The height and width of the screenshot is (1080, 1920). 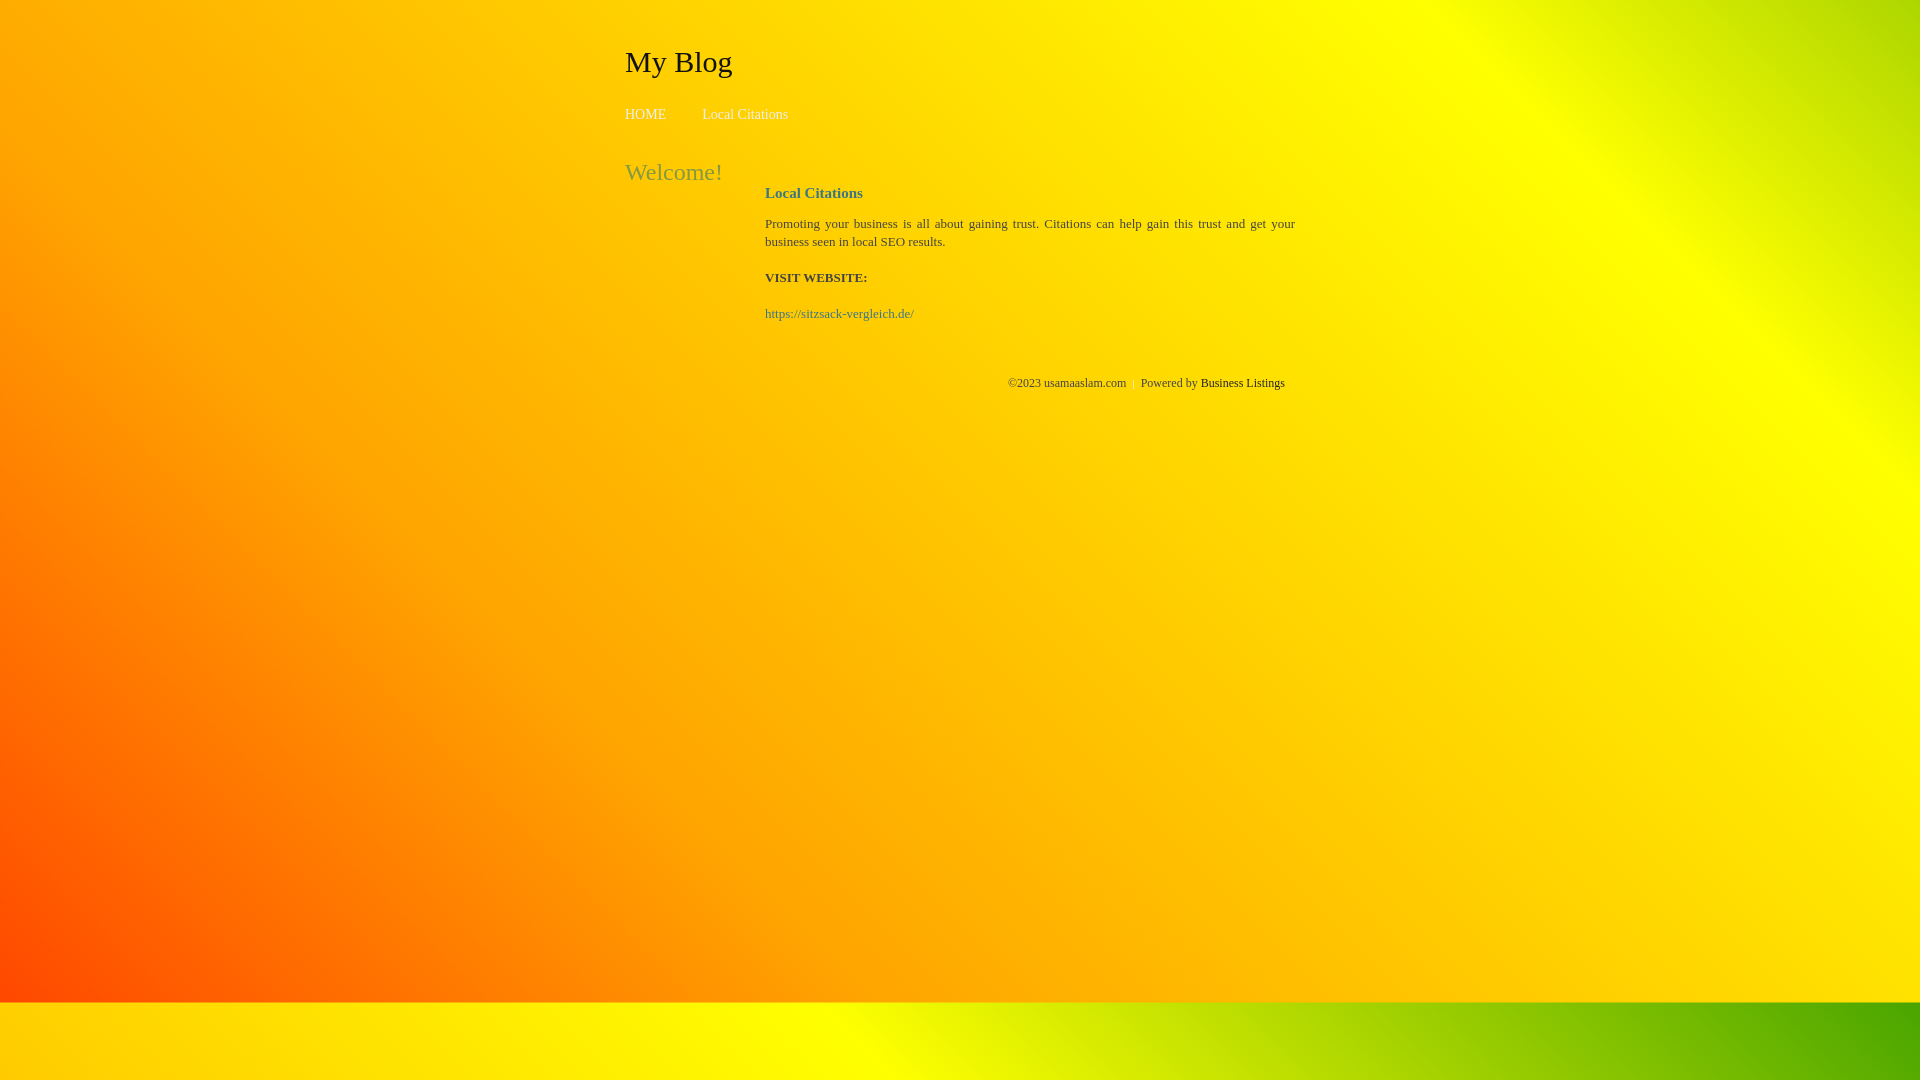 I want to click on 'https://sitzsack-vergleich.de/', so click(x=839, y=313).